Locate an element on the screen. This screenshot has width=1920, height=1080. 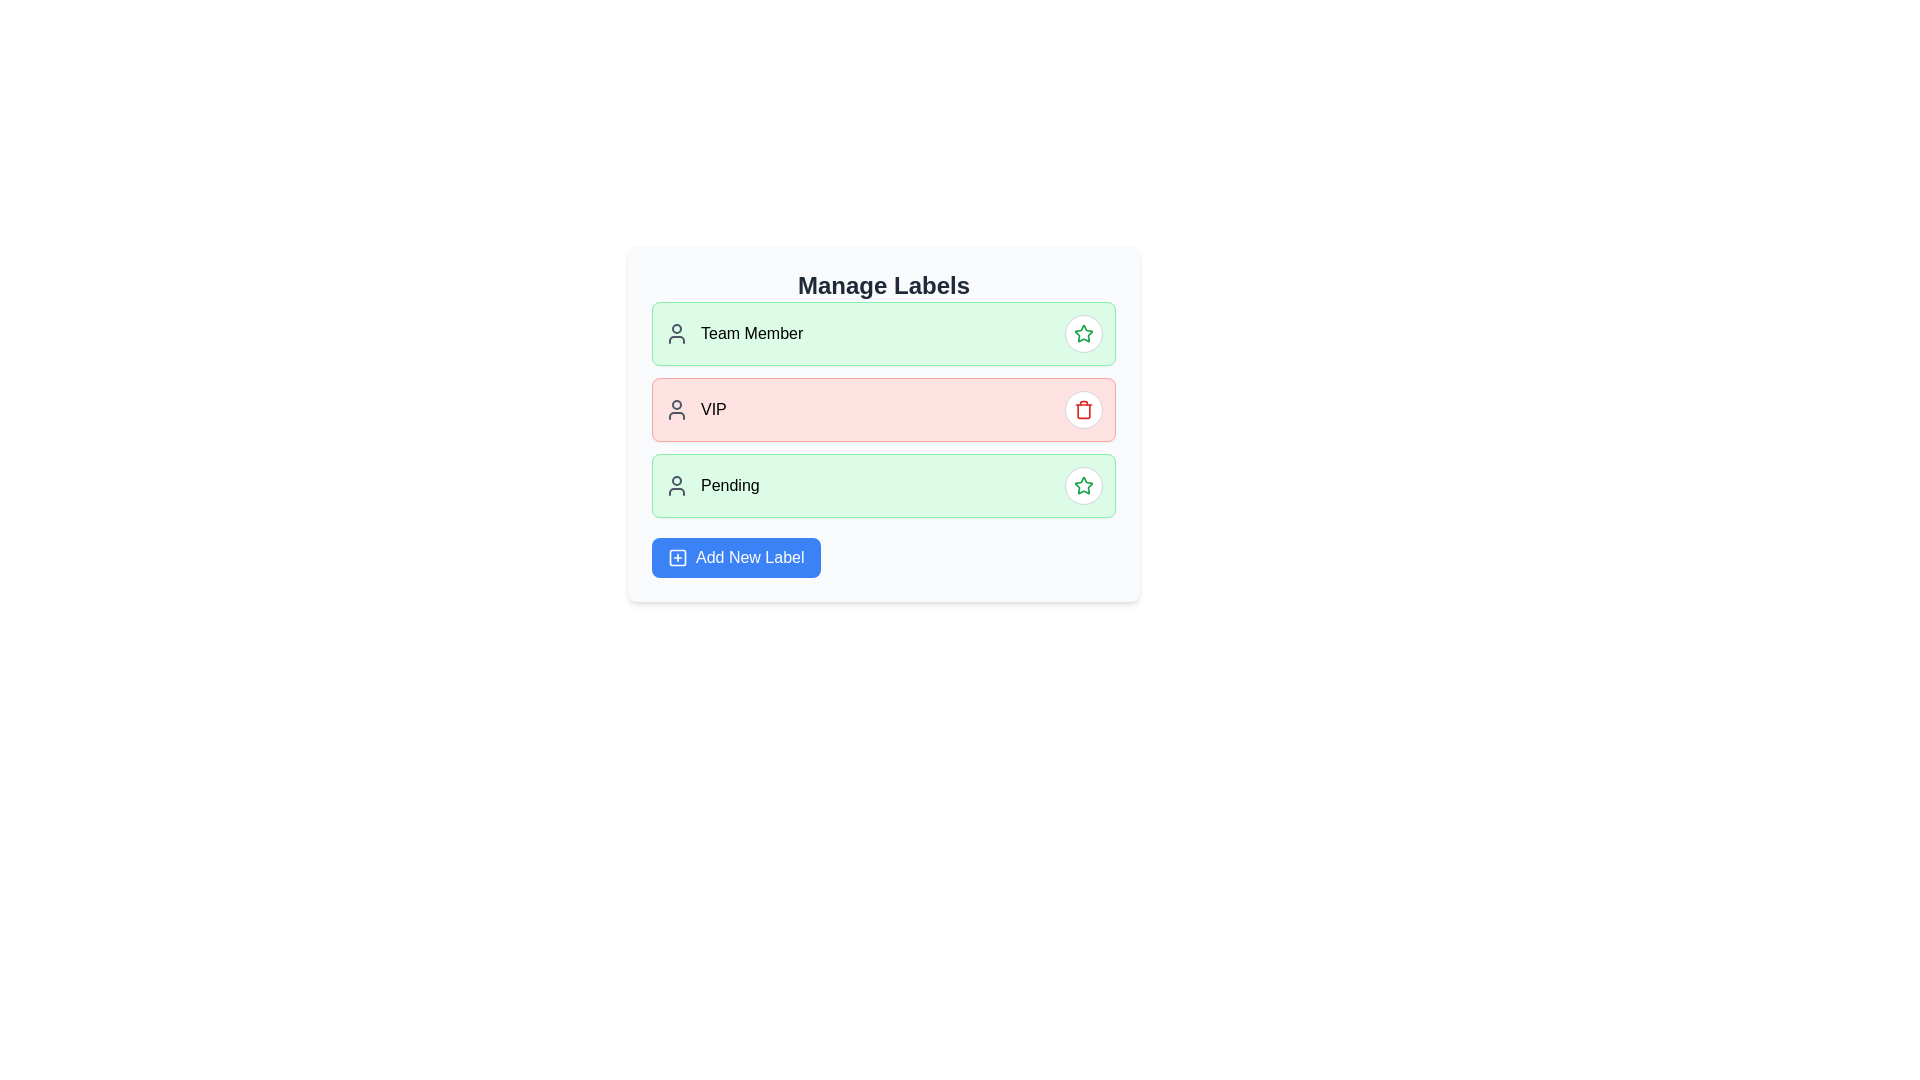
the 'Pending' status text element located in the 'Manage Labels' section, which is aligned to the left before the star icon is located at coordinates (712, 486).